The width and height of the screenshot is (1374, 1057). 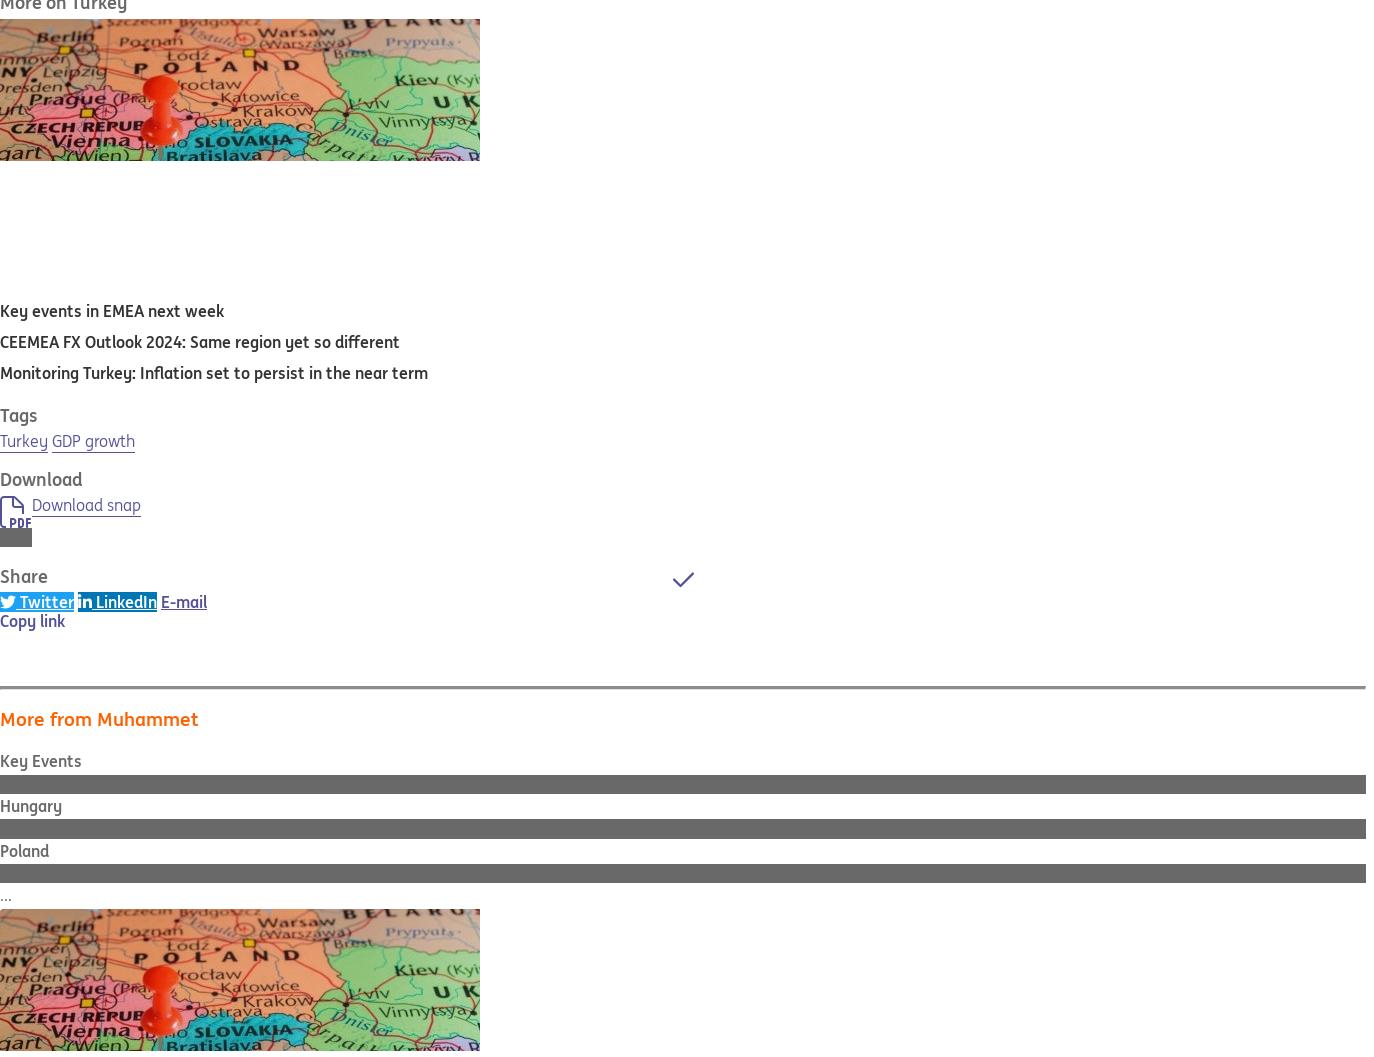 What do you see at coordinates (5, 893) in the screenshot?
I see `'...'` at bounding box center [5, 893].